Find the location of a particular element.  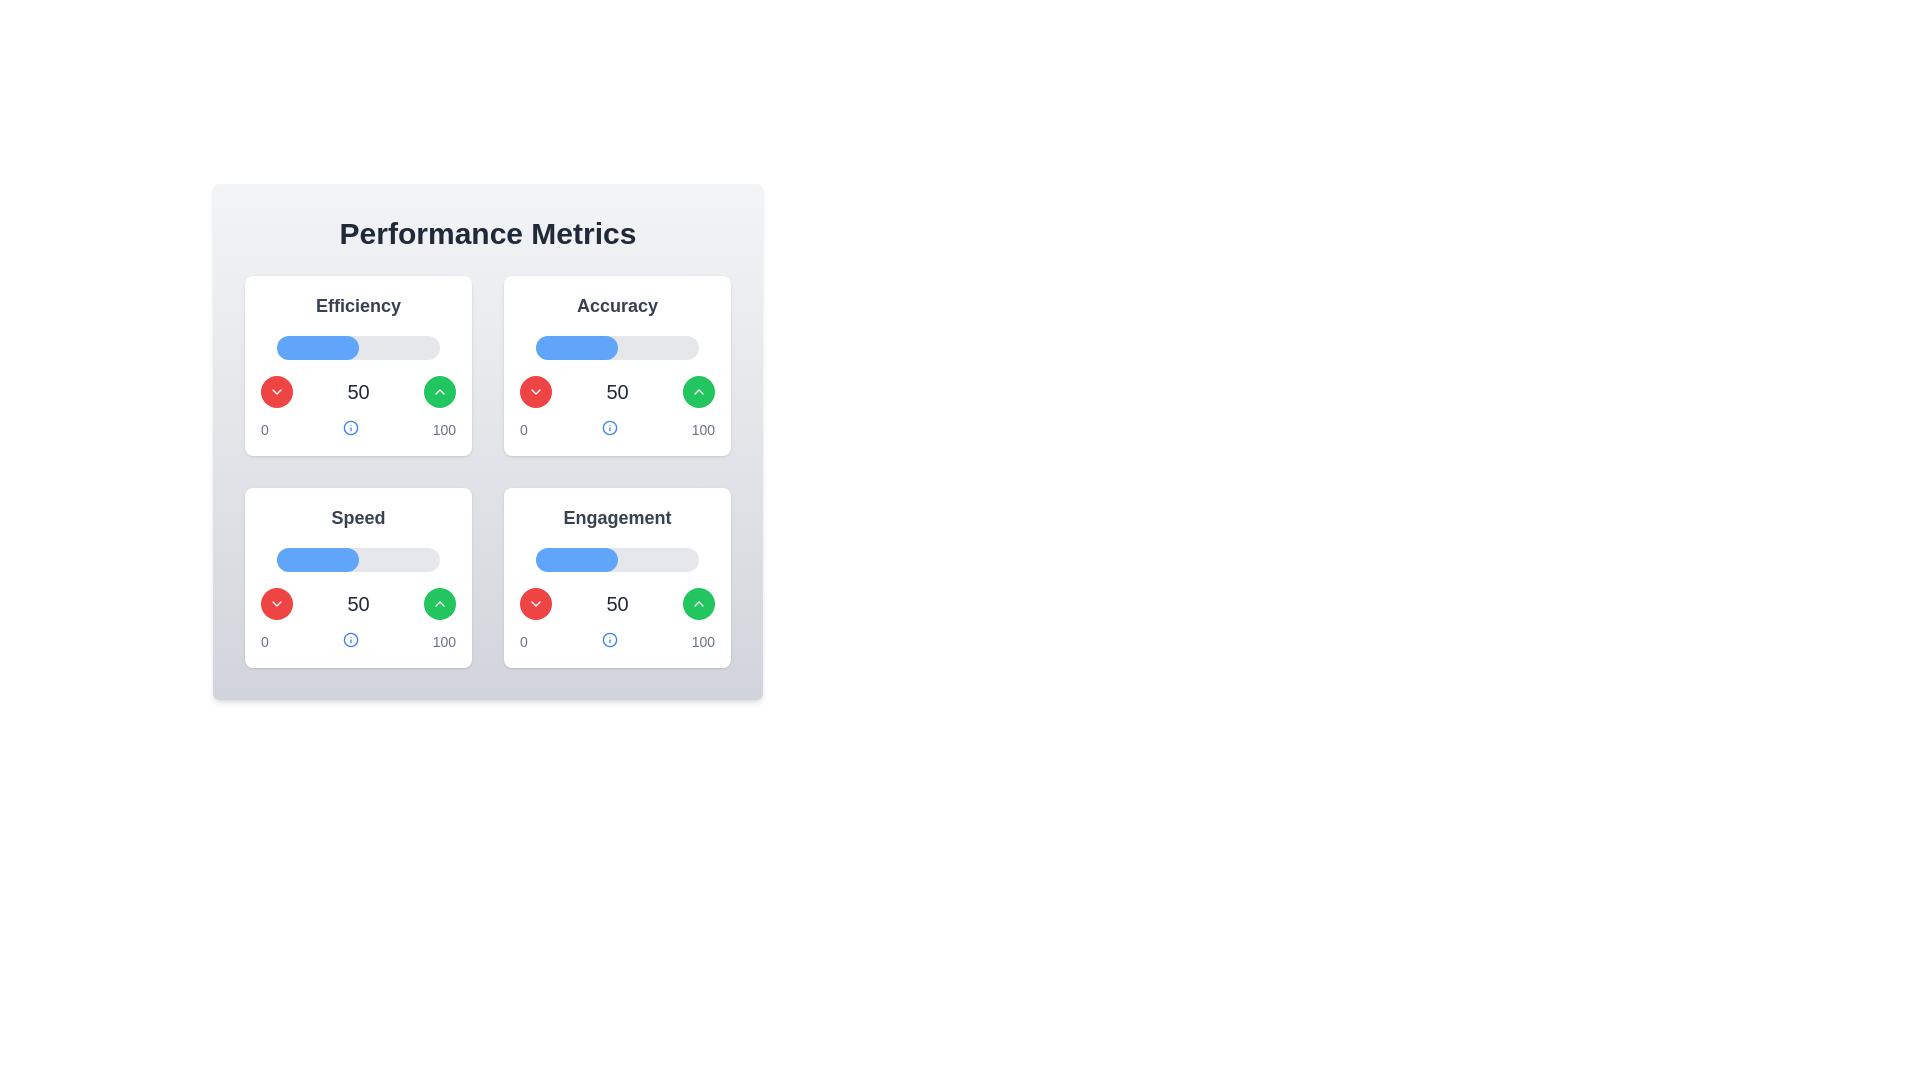

the circular green button with a white upward-pointing chevron located in the bottom-right section of the 'Engagement' card is located at coordinates (699, 603).